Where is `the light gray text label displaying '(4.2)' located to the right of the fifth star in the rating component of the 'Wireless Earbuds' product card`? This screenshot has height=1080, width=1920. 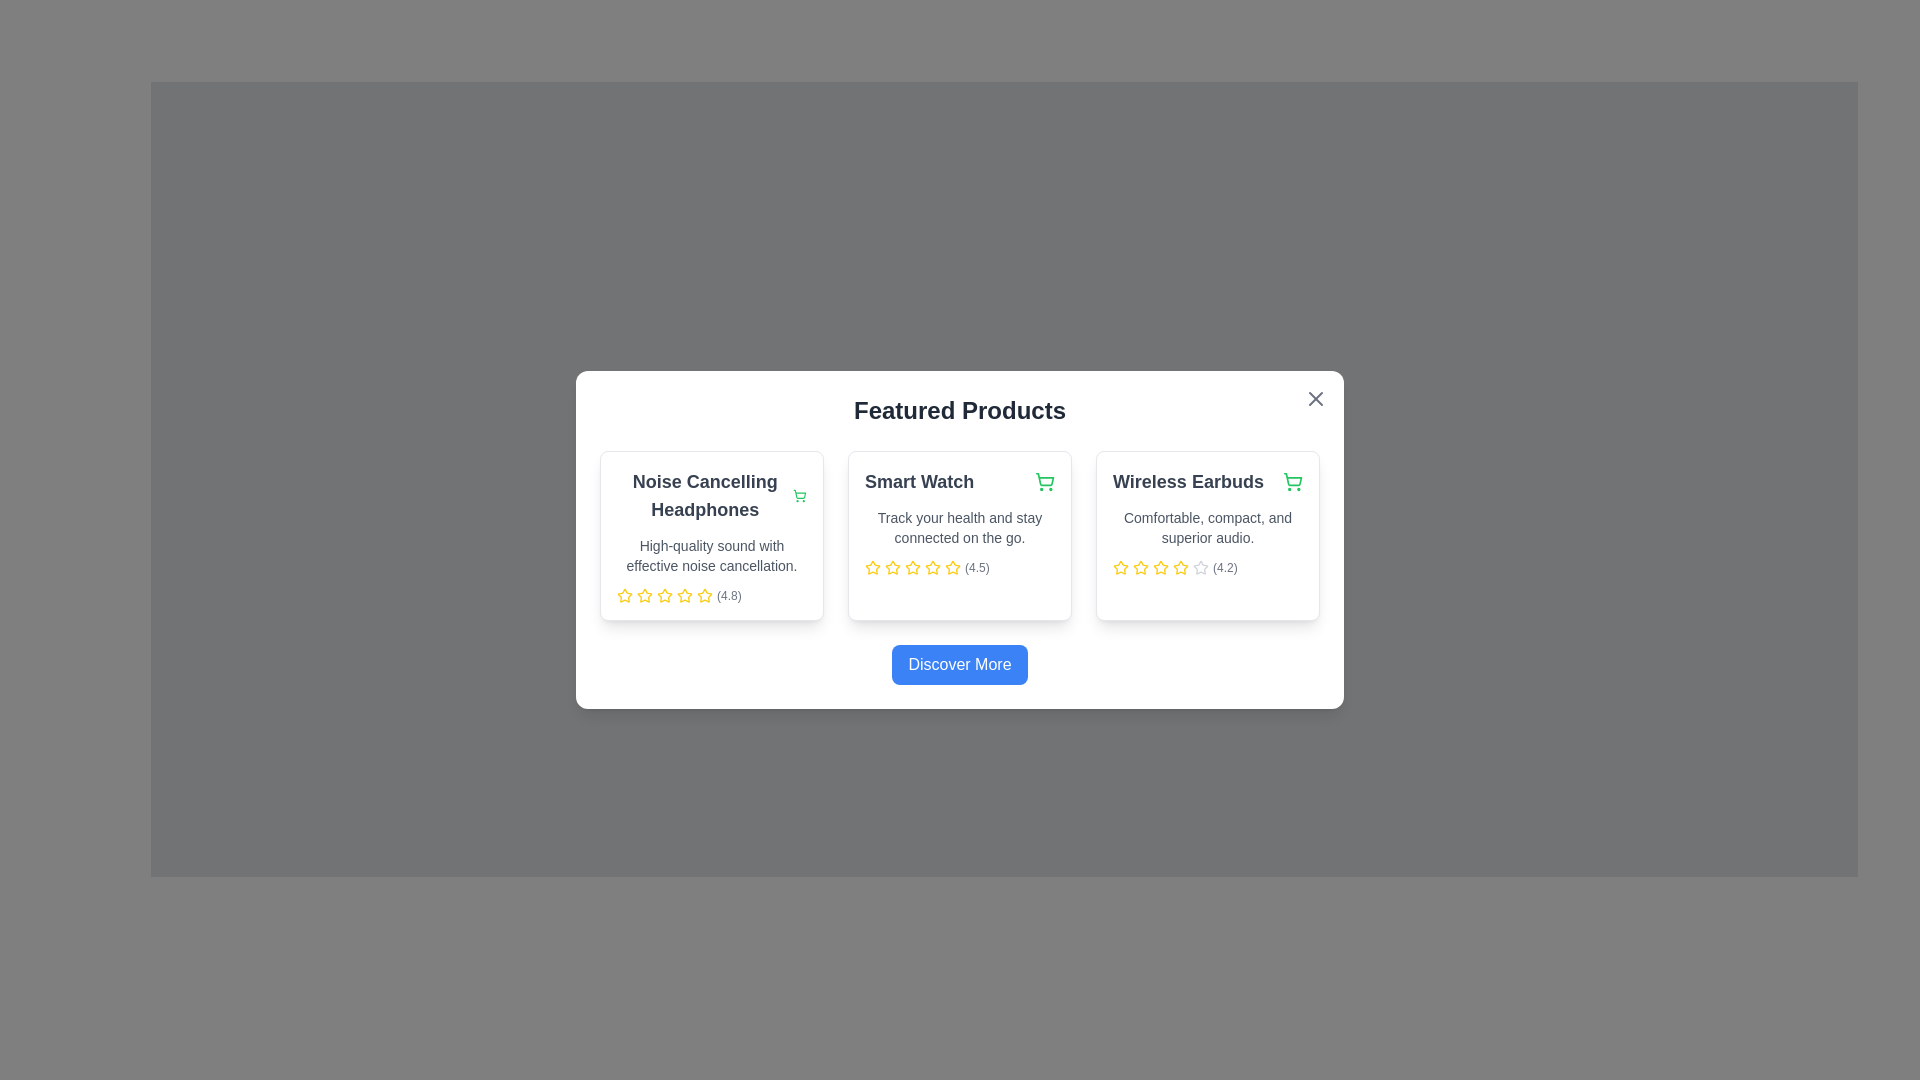
the light gray text label displaying '(4.2)' located to the right of the fifth star in the rating component of the 'Wireless Earbuds' product card is located at coordinates (1224, 567).